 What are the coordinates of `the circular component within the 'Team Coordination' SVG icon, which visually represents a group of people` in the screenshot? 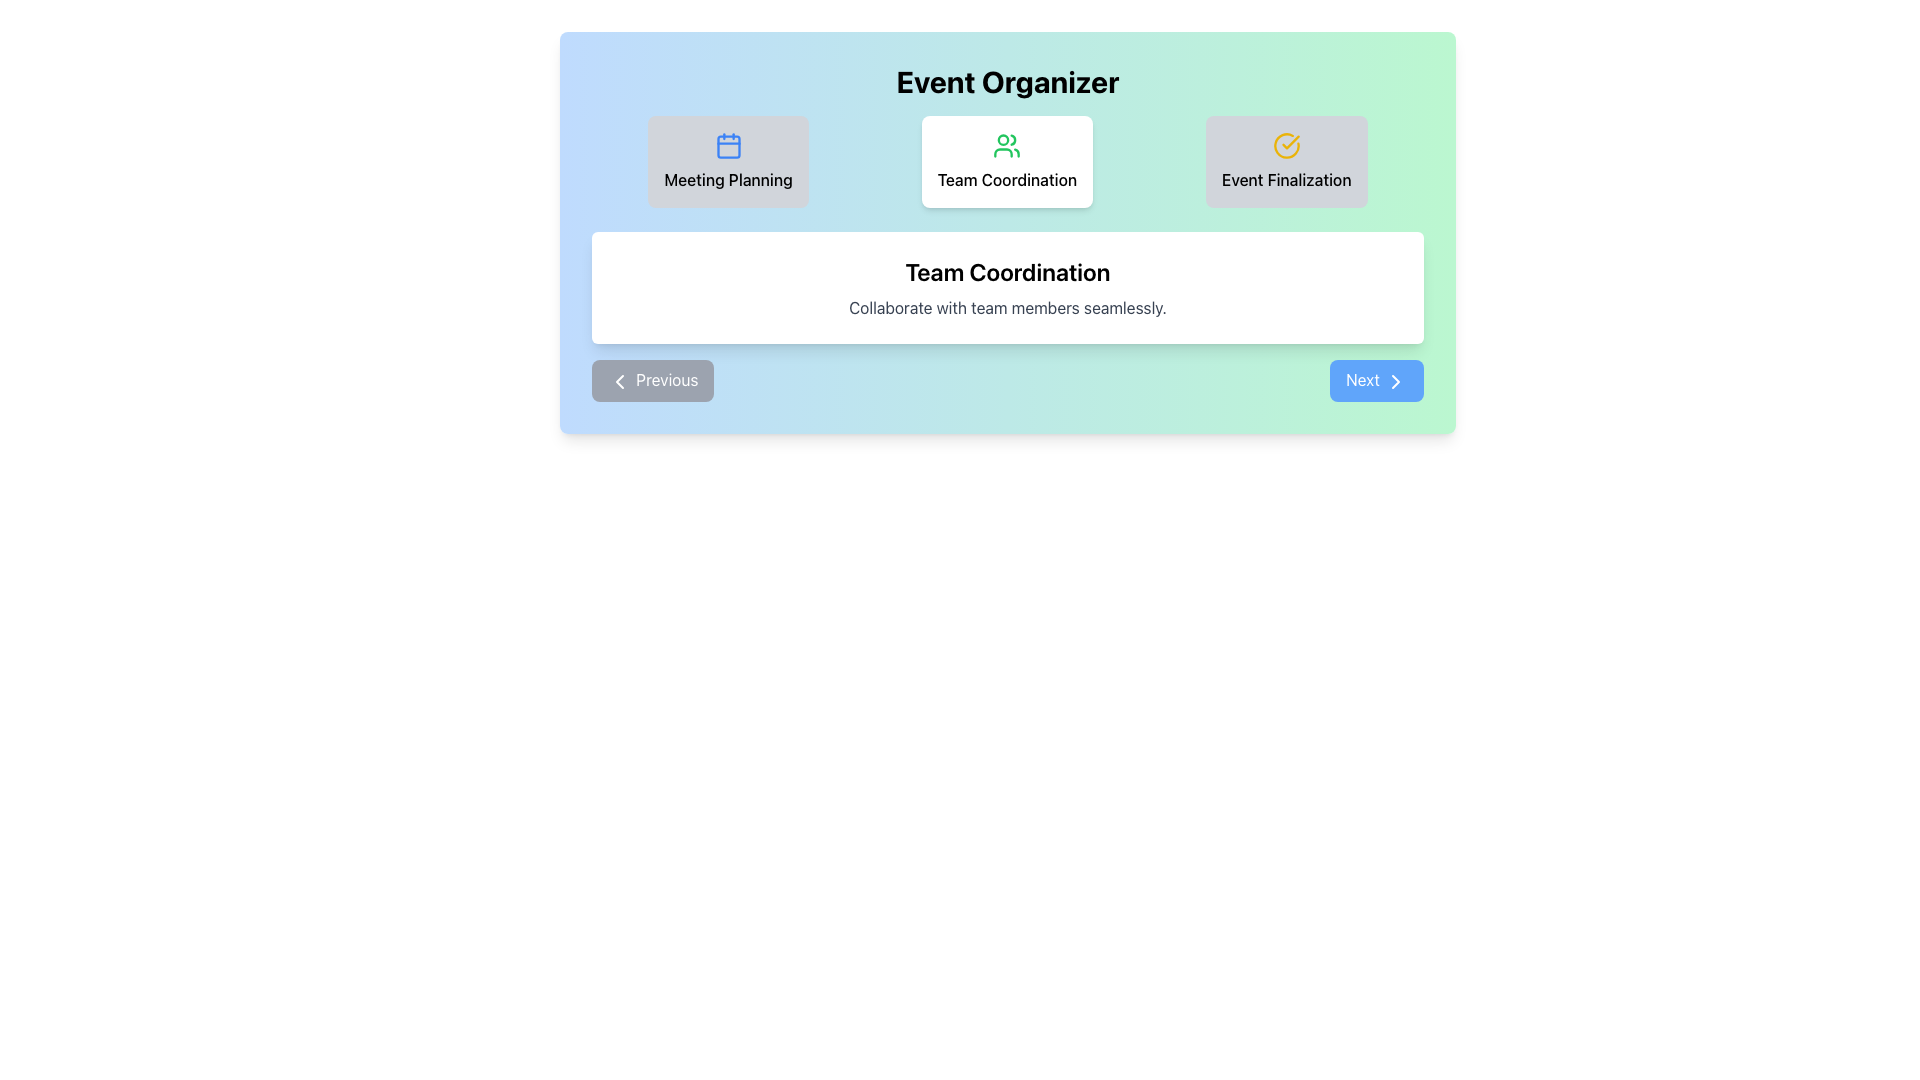 It's located at (1003, 139).